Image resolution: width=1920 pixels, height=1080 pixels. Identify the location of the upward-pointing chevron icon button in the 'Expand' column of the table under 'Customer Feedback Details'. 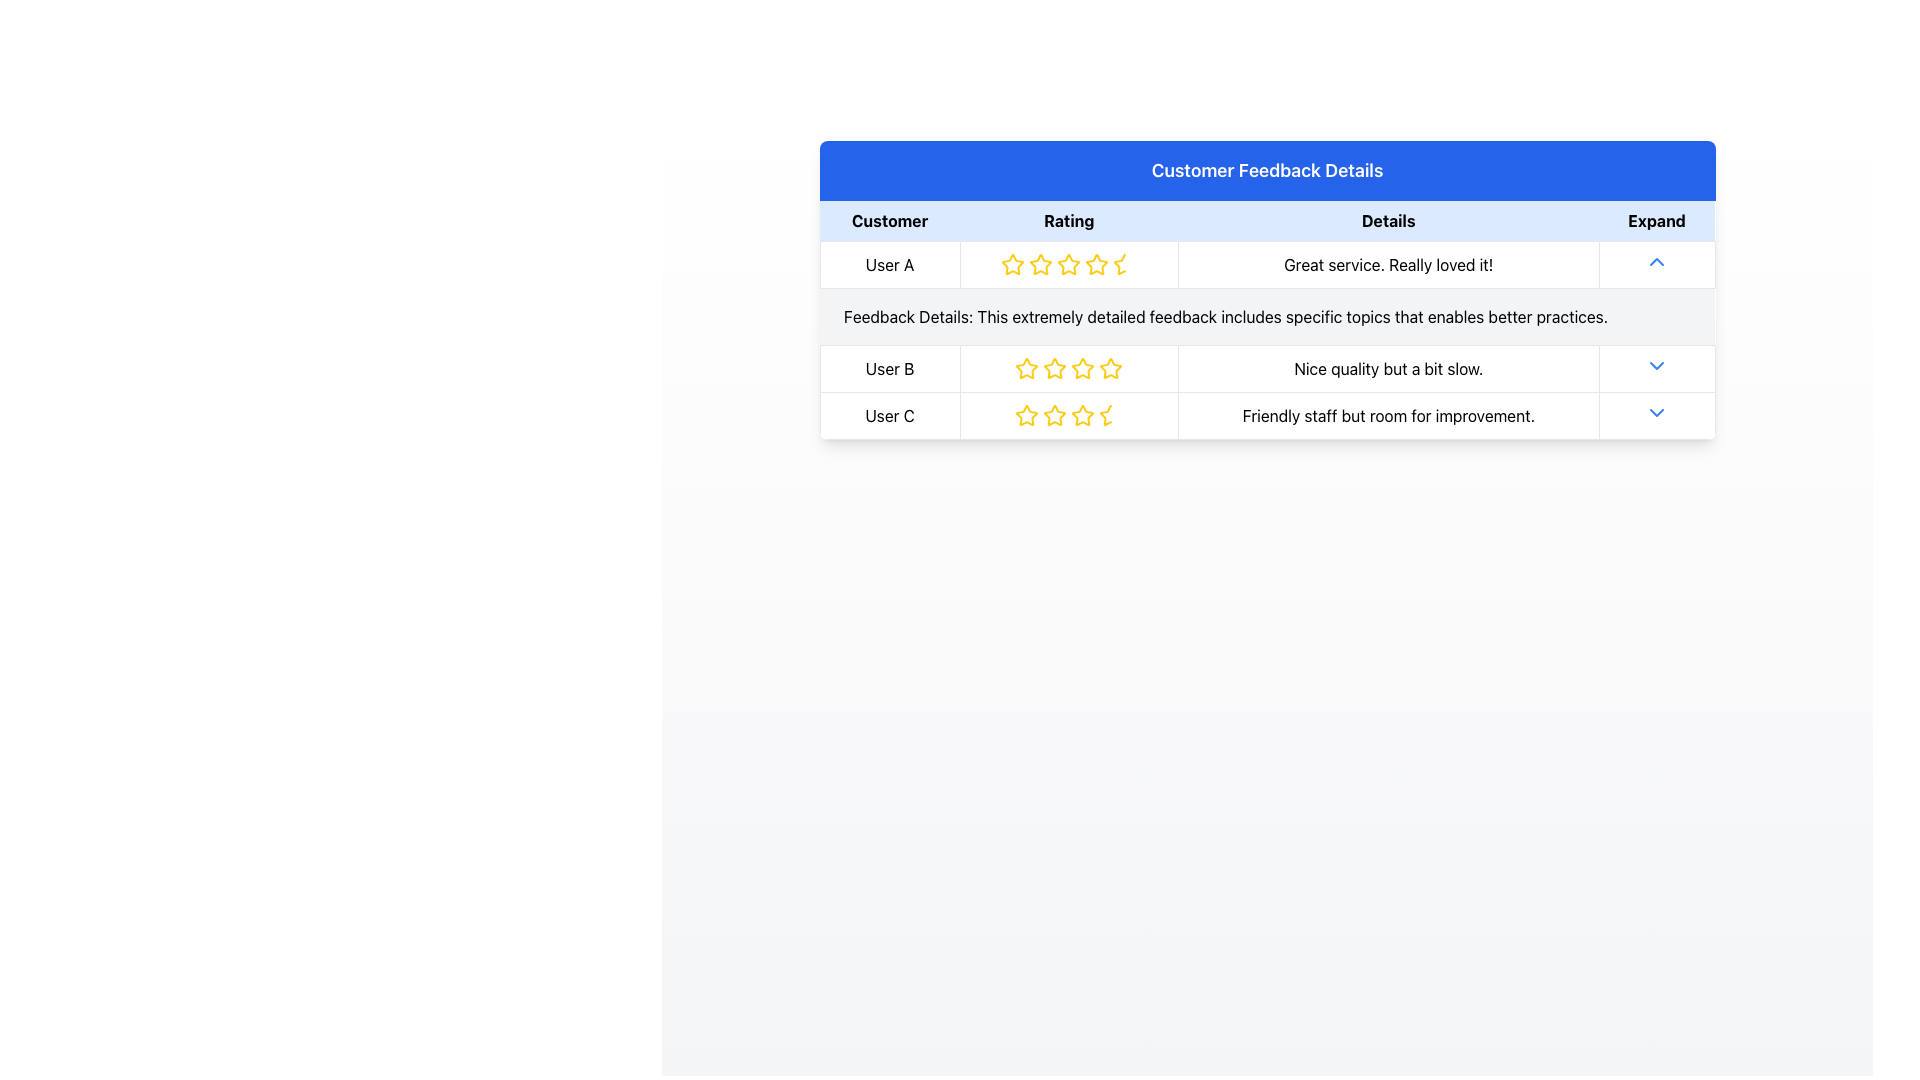
(1657, 261).